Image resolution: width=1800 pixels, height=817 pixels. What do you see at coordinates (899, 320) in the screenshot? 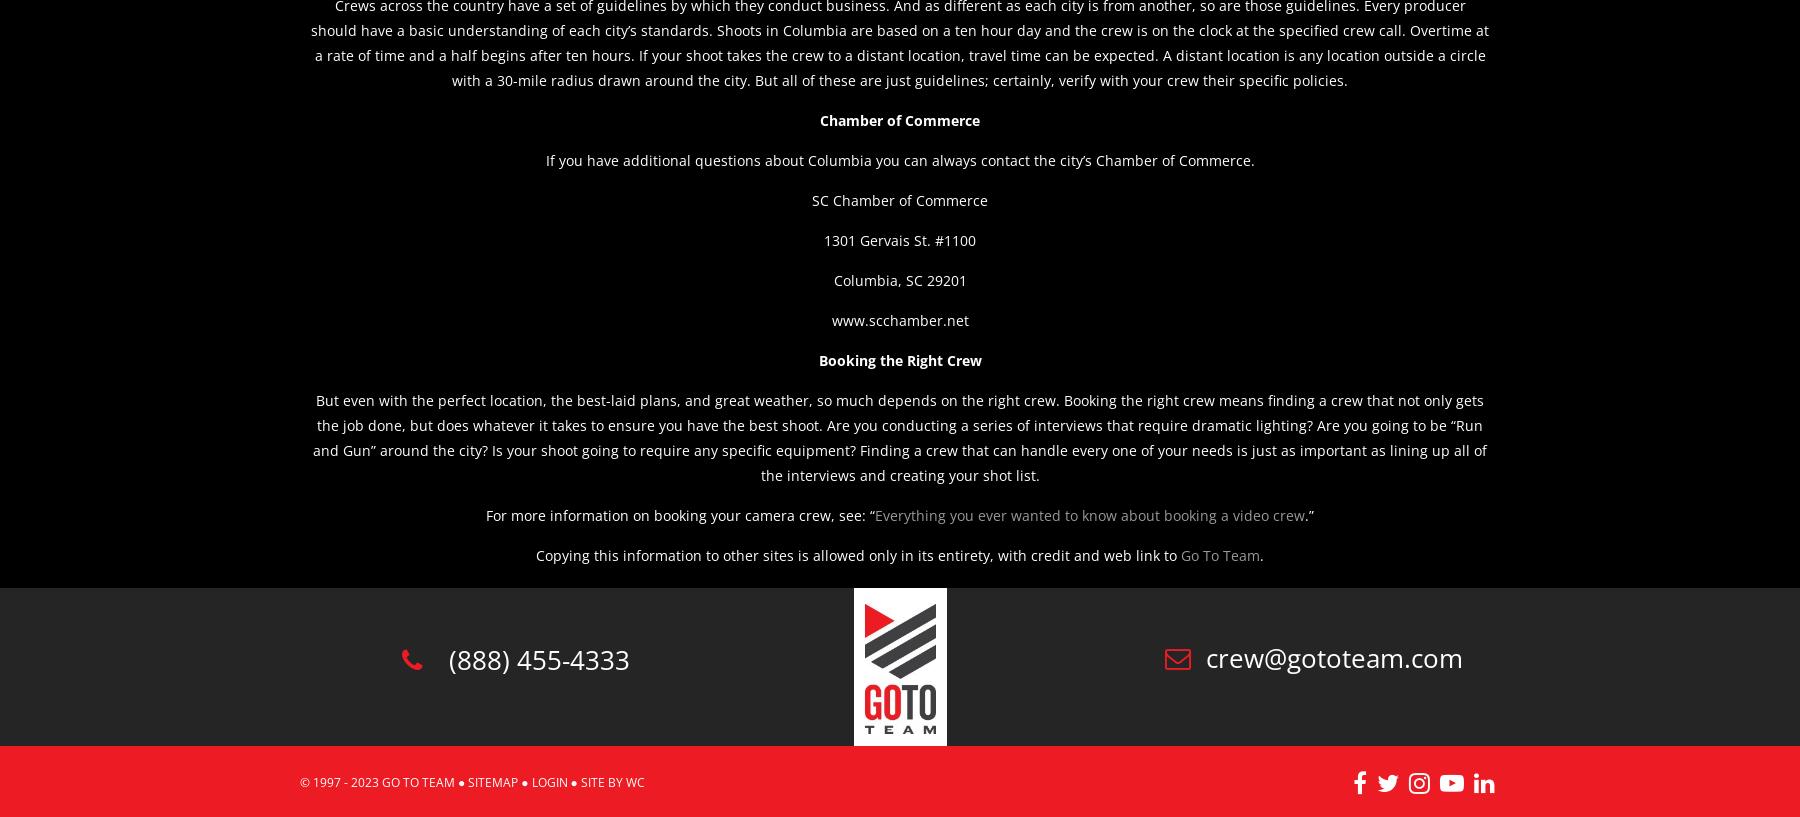
I see `'www.scchamber.net'` at bounding box center [899, 320].